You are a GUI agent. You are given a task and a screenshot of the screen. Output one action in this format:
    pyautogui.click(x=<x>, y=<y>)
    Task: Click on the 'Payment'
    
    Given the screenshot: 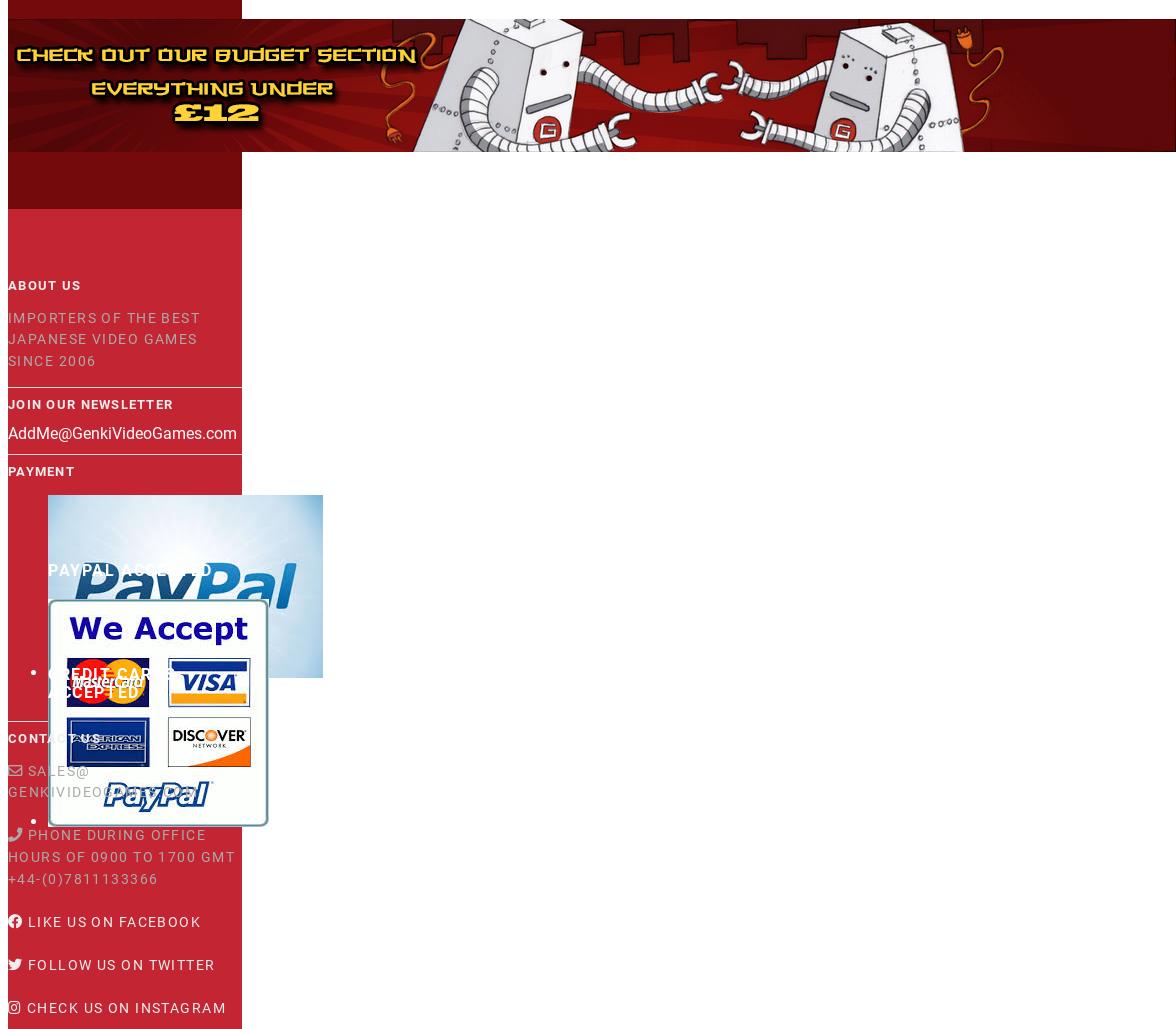 What is the action you would take?
    pyautogui.click(x=41, y=470)
    